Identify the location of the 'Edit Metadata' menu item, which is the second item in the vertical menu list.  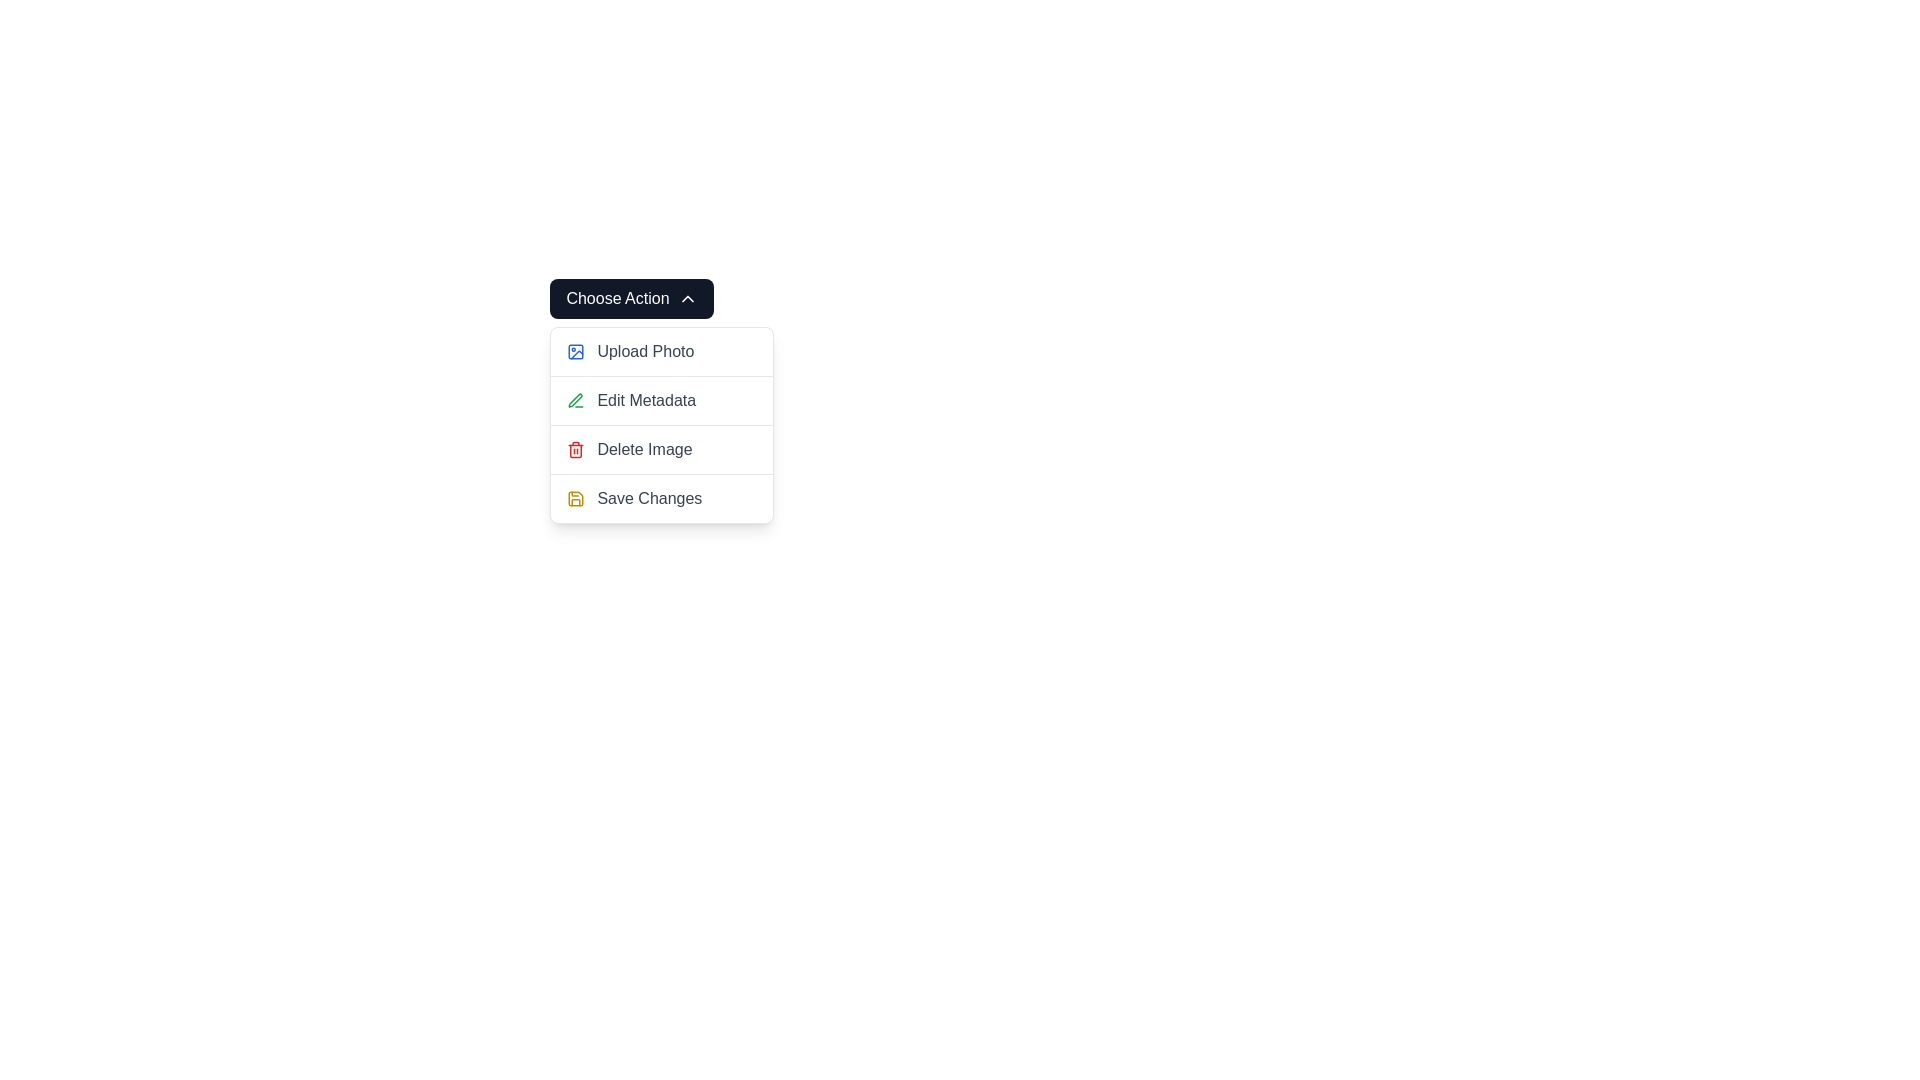
(662, 424).